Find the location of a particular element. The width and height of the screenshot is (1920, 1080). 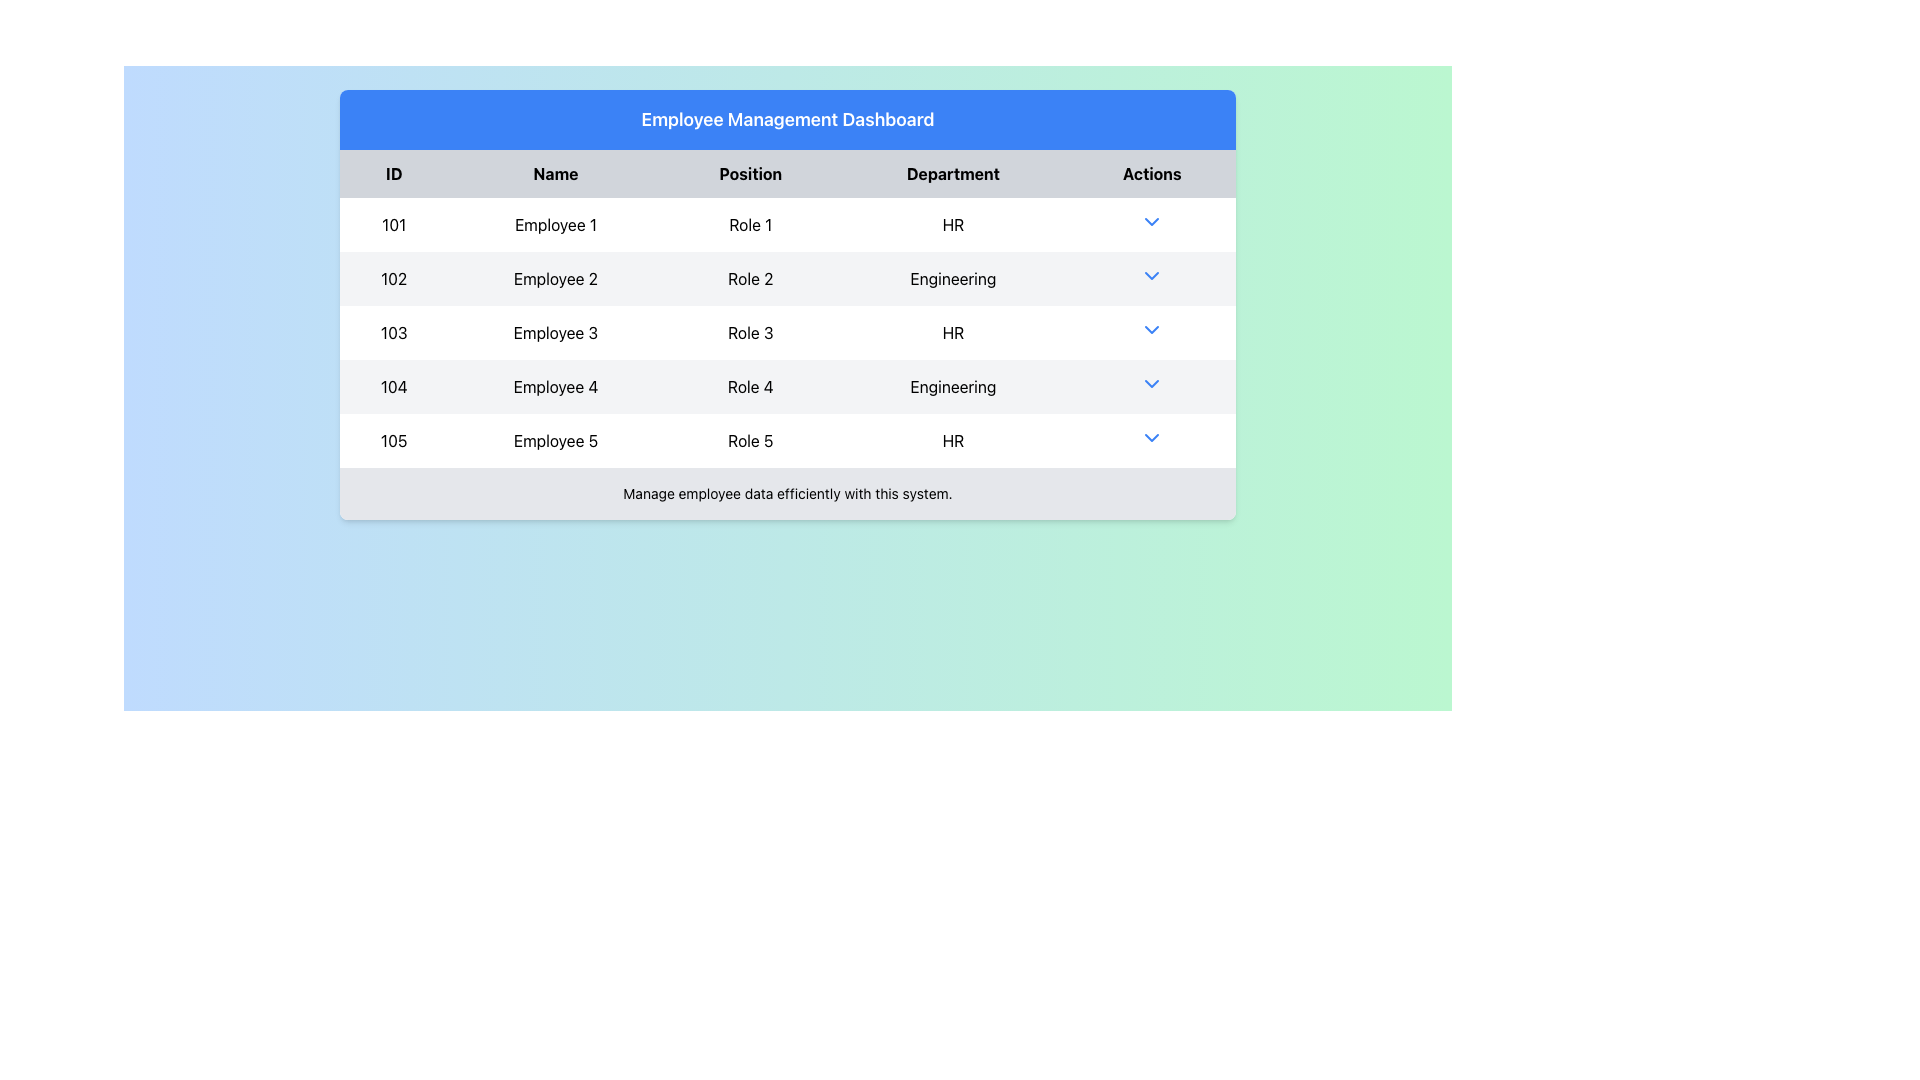

the Dropdown Trigger (Icon) located in the last cell of the first row in the 'Actions' column of the data table is located at coordinates (1152, 224).